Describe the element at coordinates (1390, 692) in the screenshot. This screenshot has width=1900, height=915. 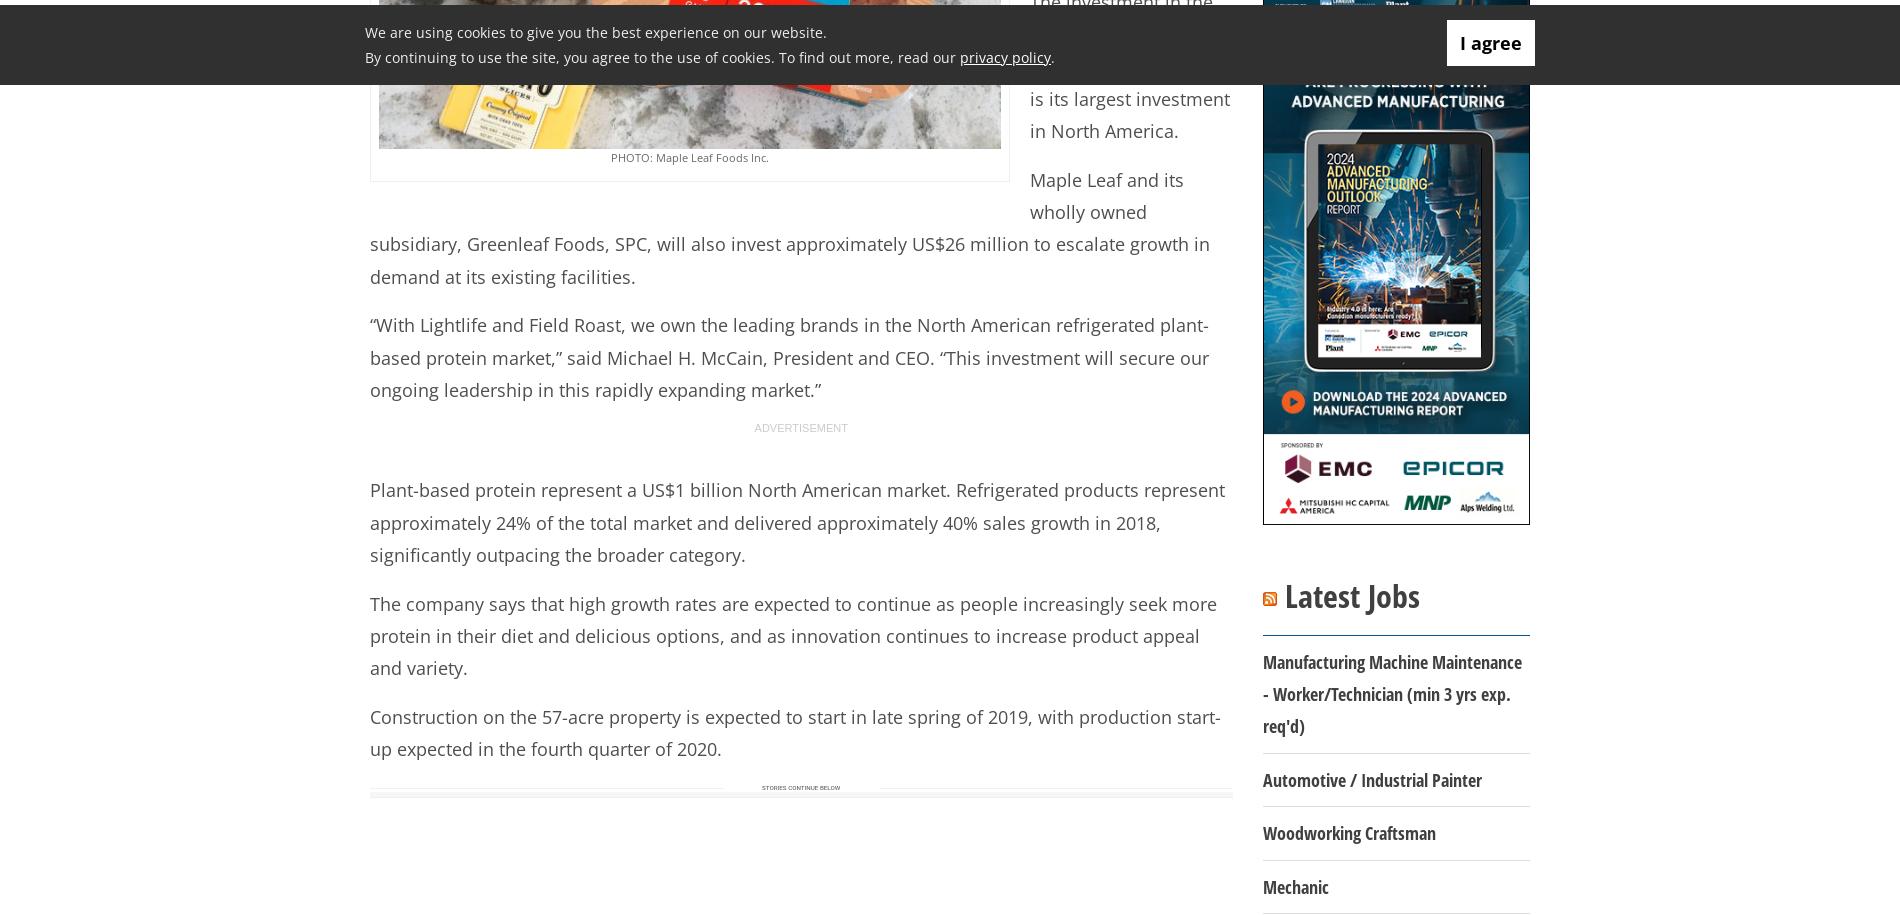
I see `'Manufacturing Machine Maintenance - Worker/Technician (min 3 yrs exp. req'd)'` at that location.